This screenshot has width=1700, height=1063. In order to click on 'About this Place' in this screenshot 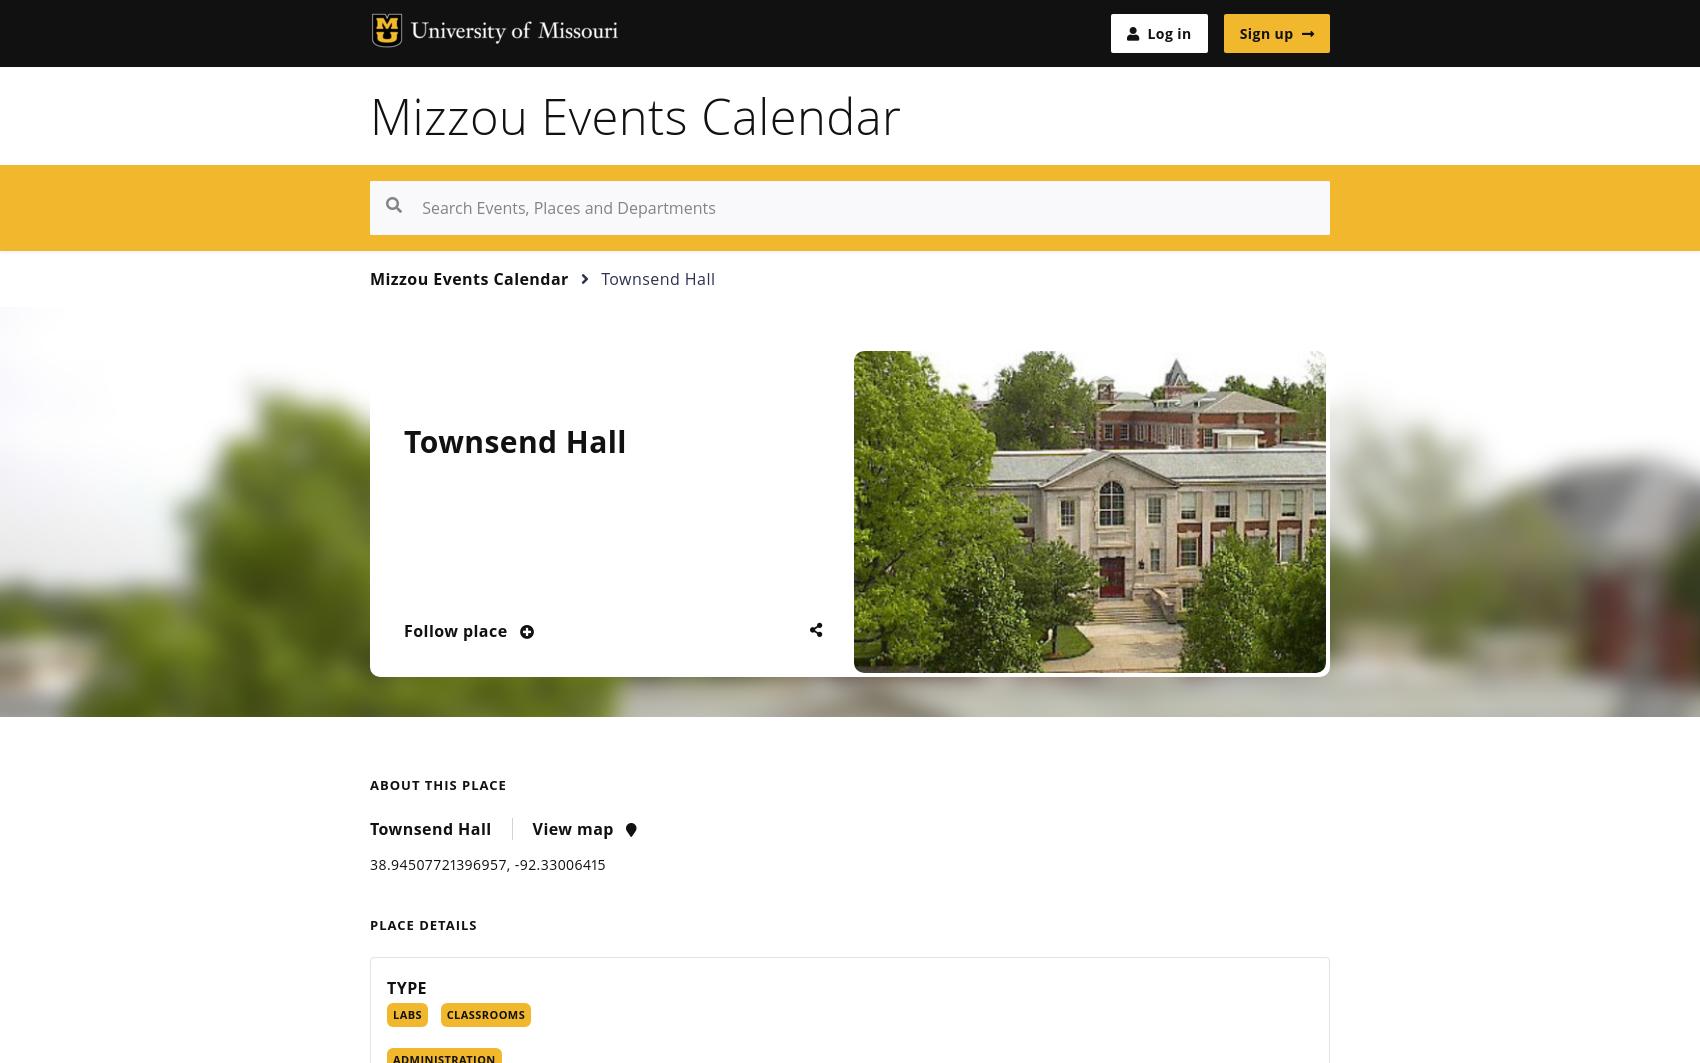, I will do `click(437, 784)`.